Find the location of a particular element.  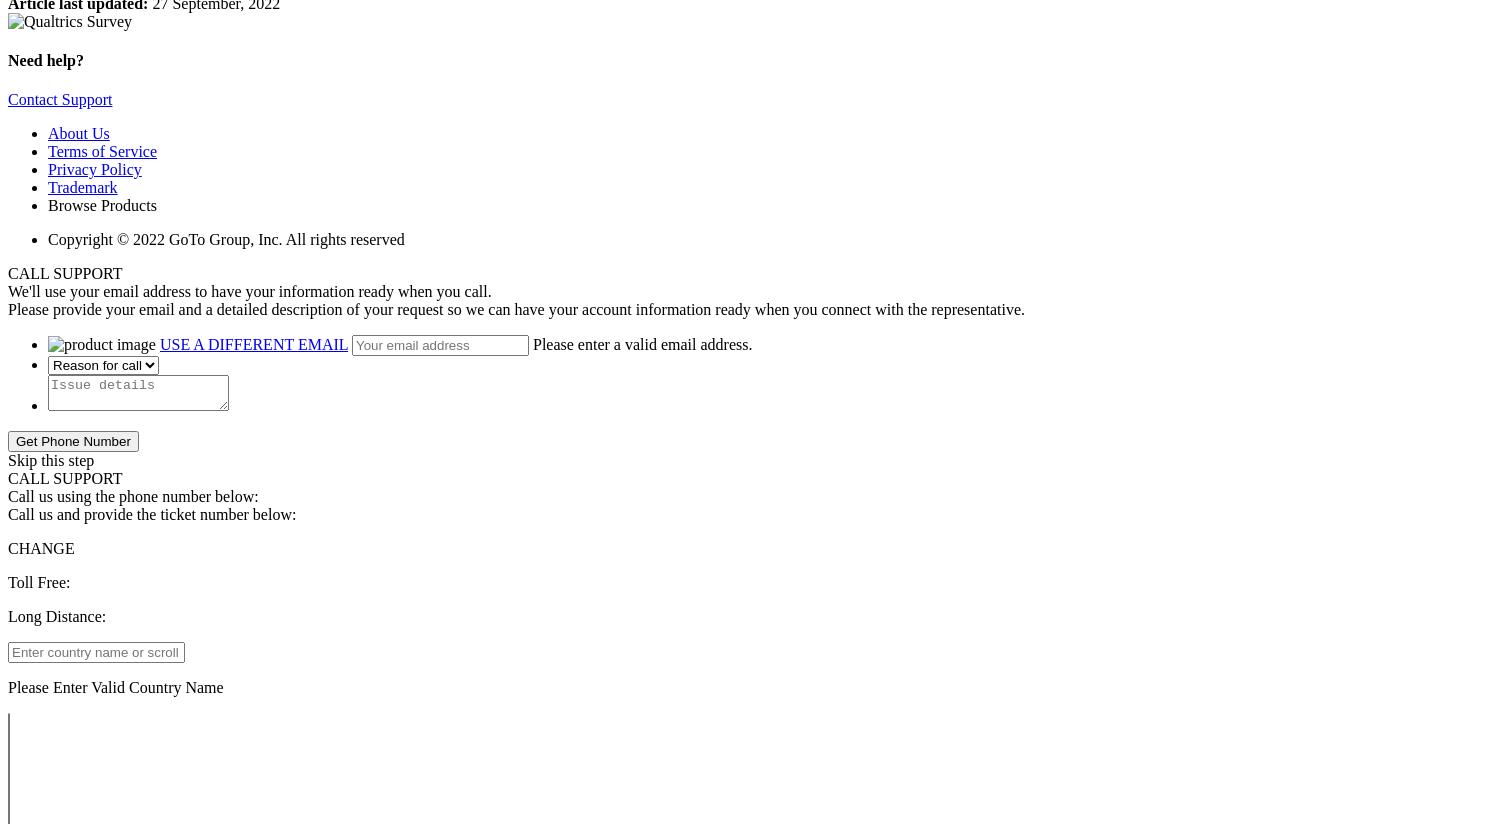

'Please enter a valid email address.' is located at coordinates (532, 343).